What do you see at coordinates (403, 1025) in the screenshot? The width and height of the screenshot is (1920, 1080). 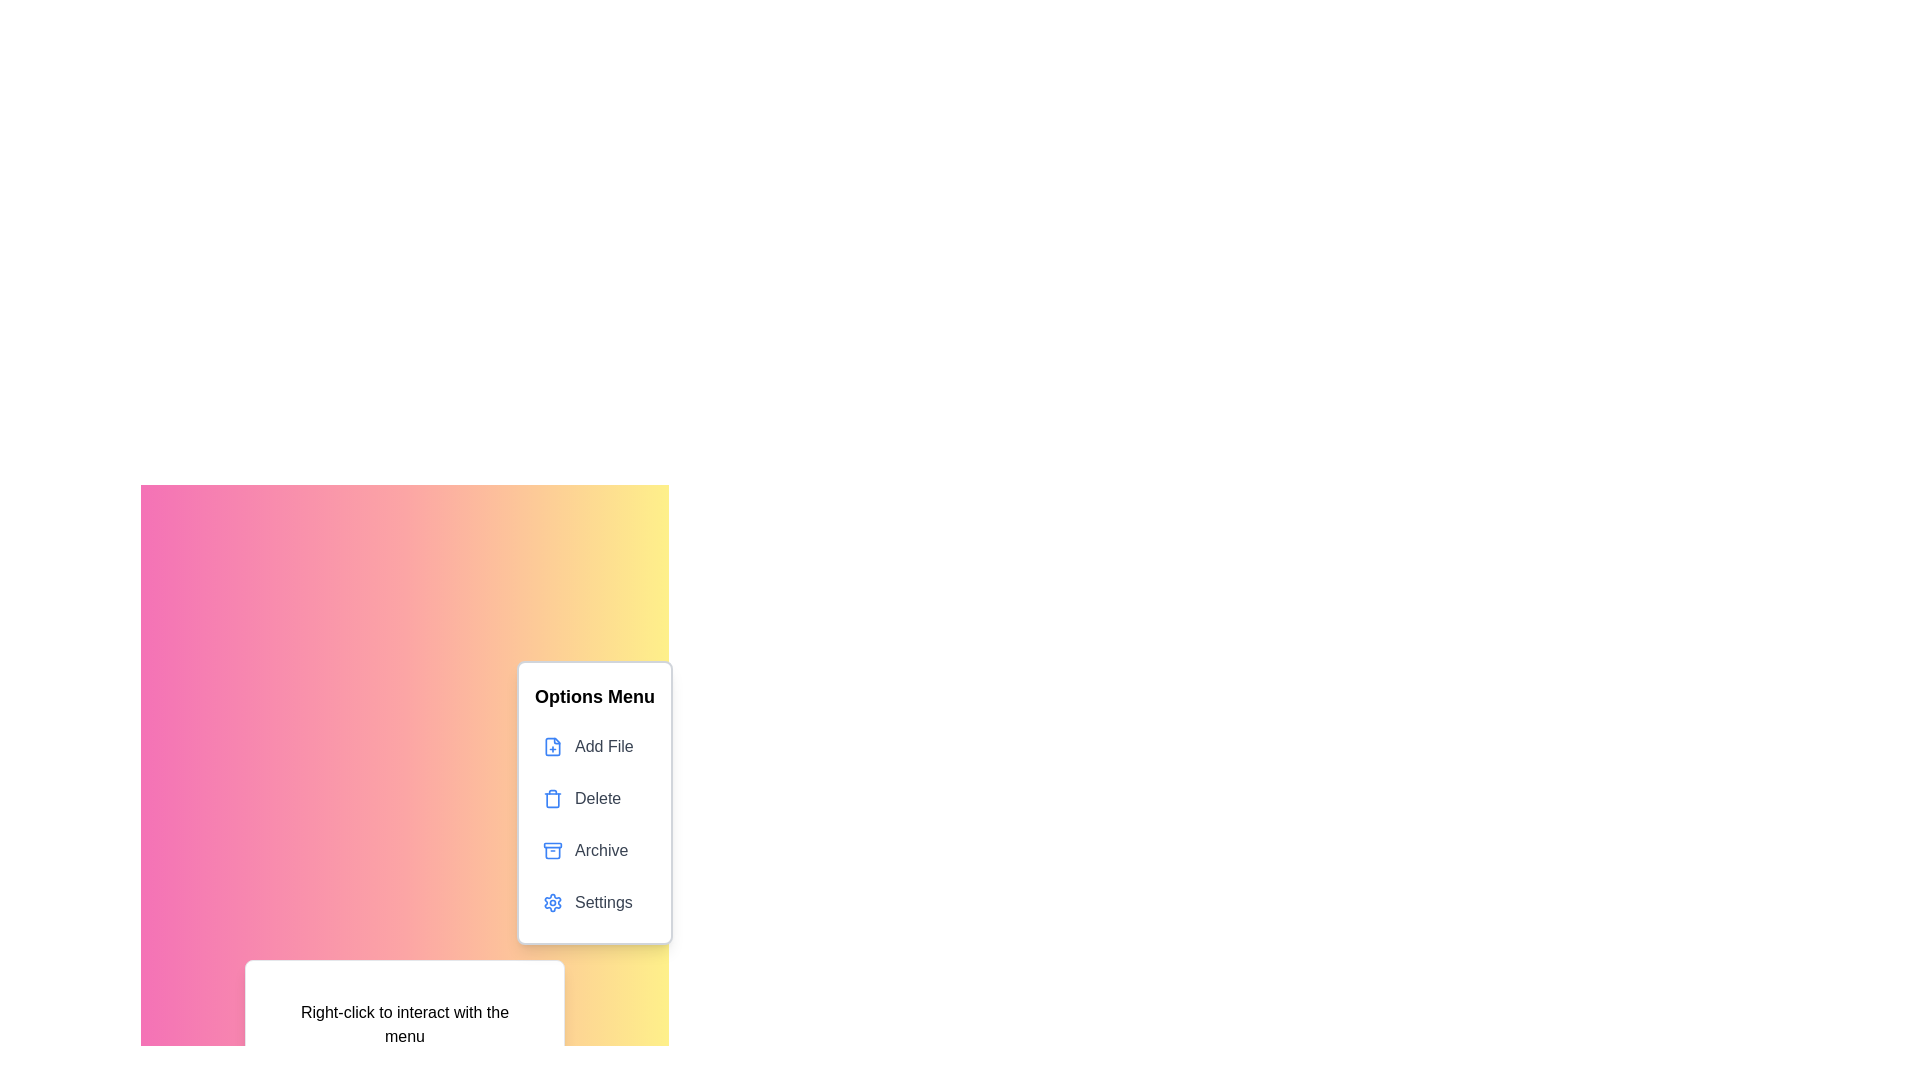 I see `the designated area to toggle the visibility of the context menu` at bounding box center [403, 1025].